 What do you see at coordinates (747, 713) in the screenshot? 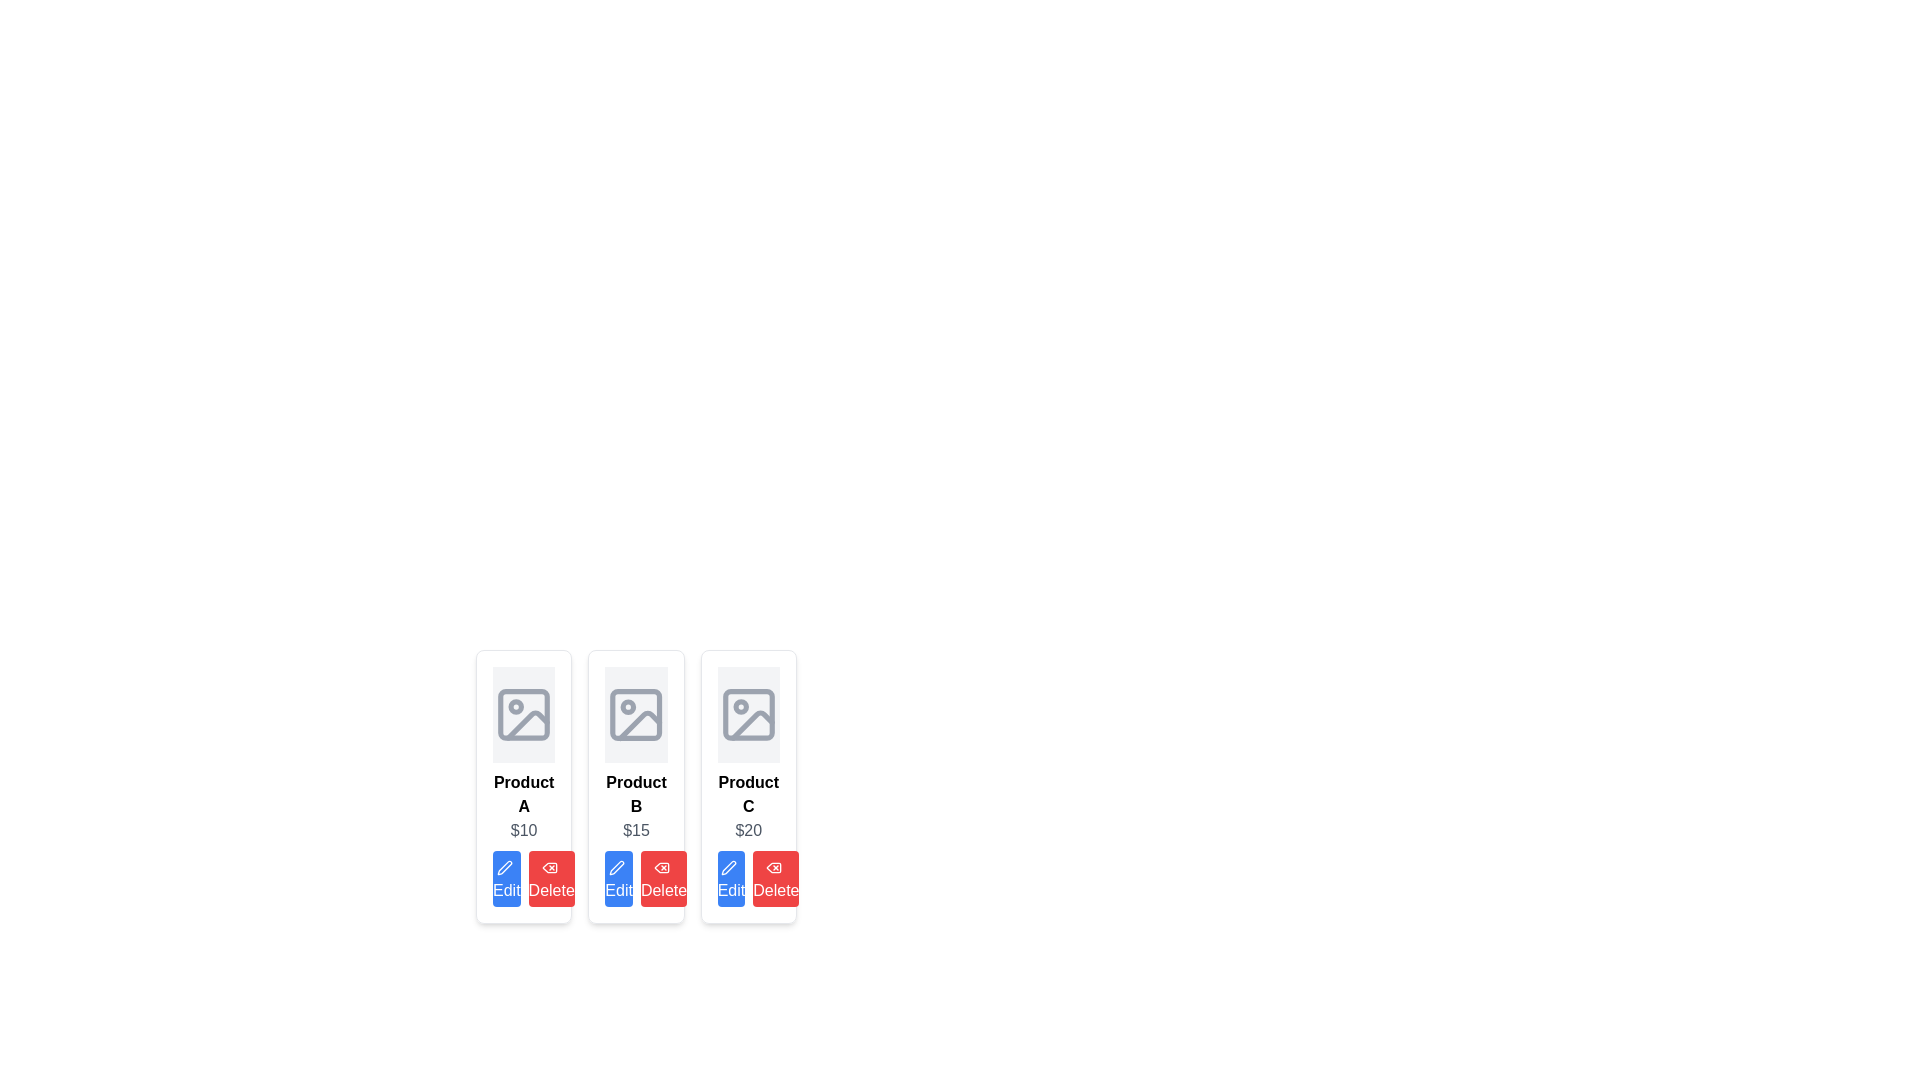
I see `the square graphical base element with rounded corners in the 'Product C' card, which is located towards the upper center portion of the card` at bounding box center [747, 713].